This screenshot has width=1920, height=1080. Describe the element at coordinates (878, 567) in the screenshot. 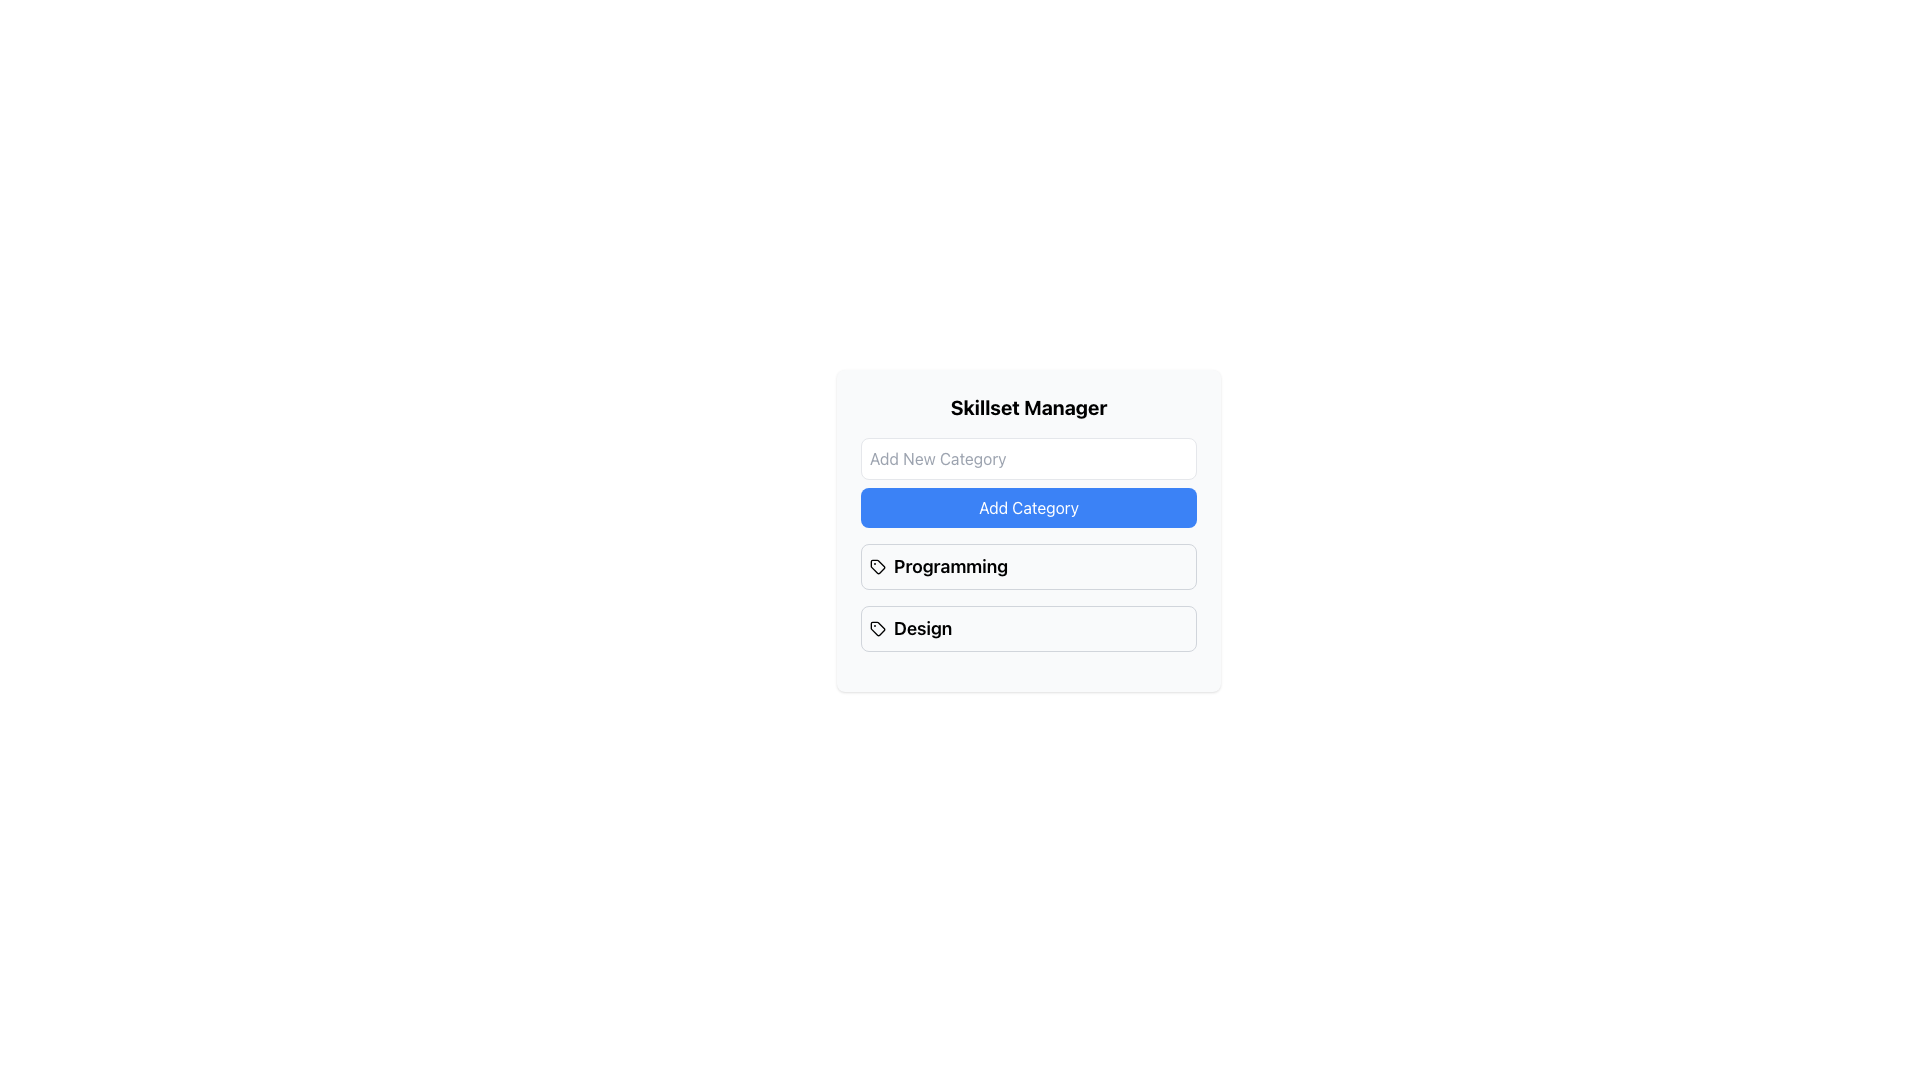

I see `the icon which is a tag shape with a small circle inside, located to the left of the text 'Programming' in the 'Skillset Manager' card` at that location.